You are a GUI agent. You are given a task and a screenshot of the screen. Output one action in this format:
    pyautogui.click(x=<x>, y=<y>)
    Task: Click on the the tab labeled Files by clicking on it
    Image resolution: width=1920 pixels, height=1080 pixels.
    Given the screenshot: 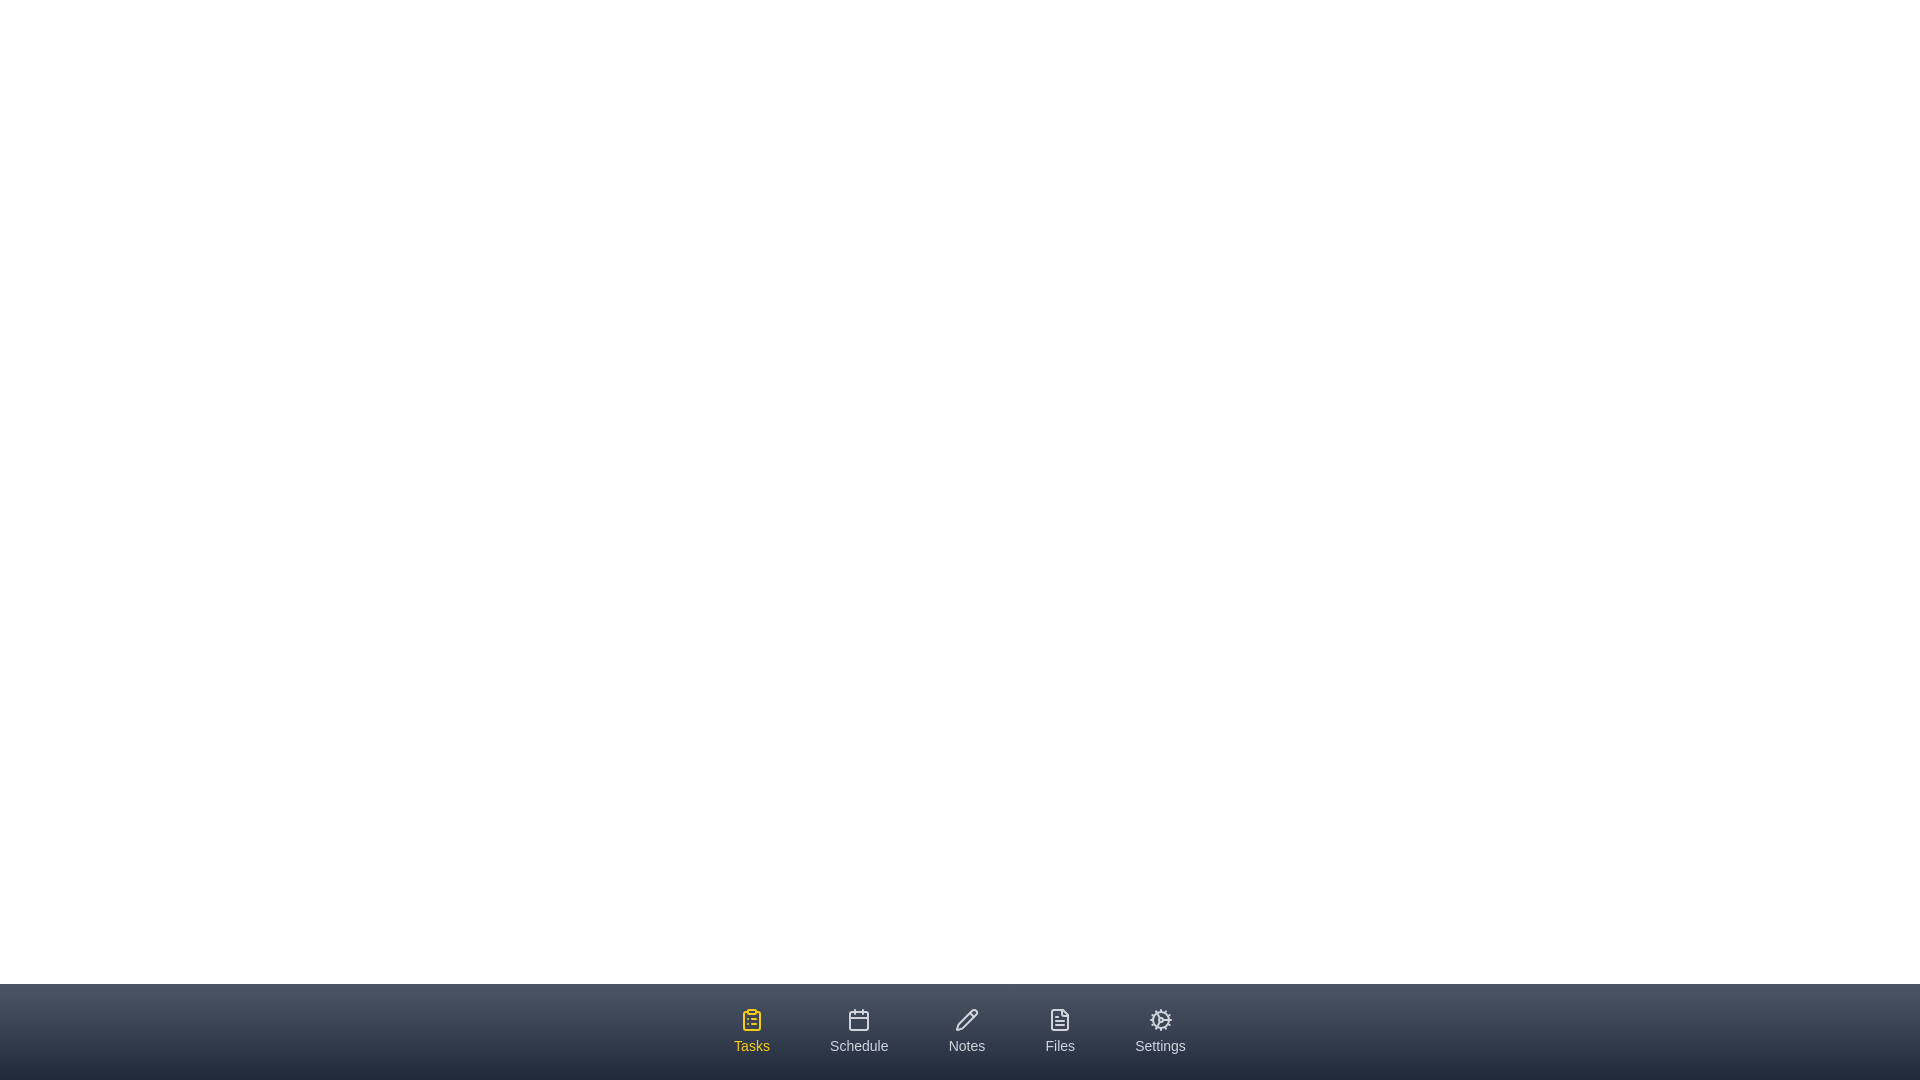 What is the action you would take?
    pyautogui.click(x=1059, y=1032)
    